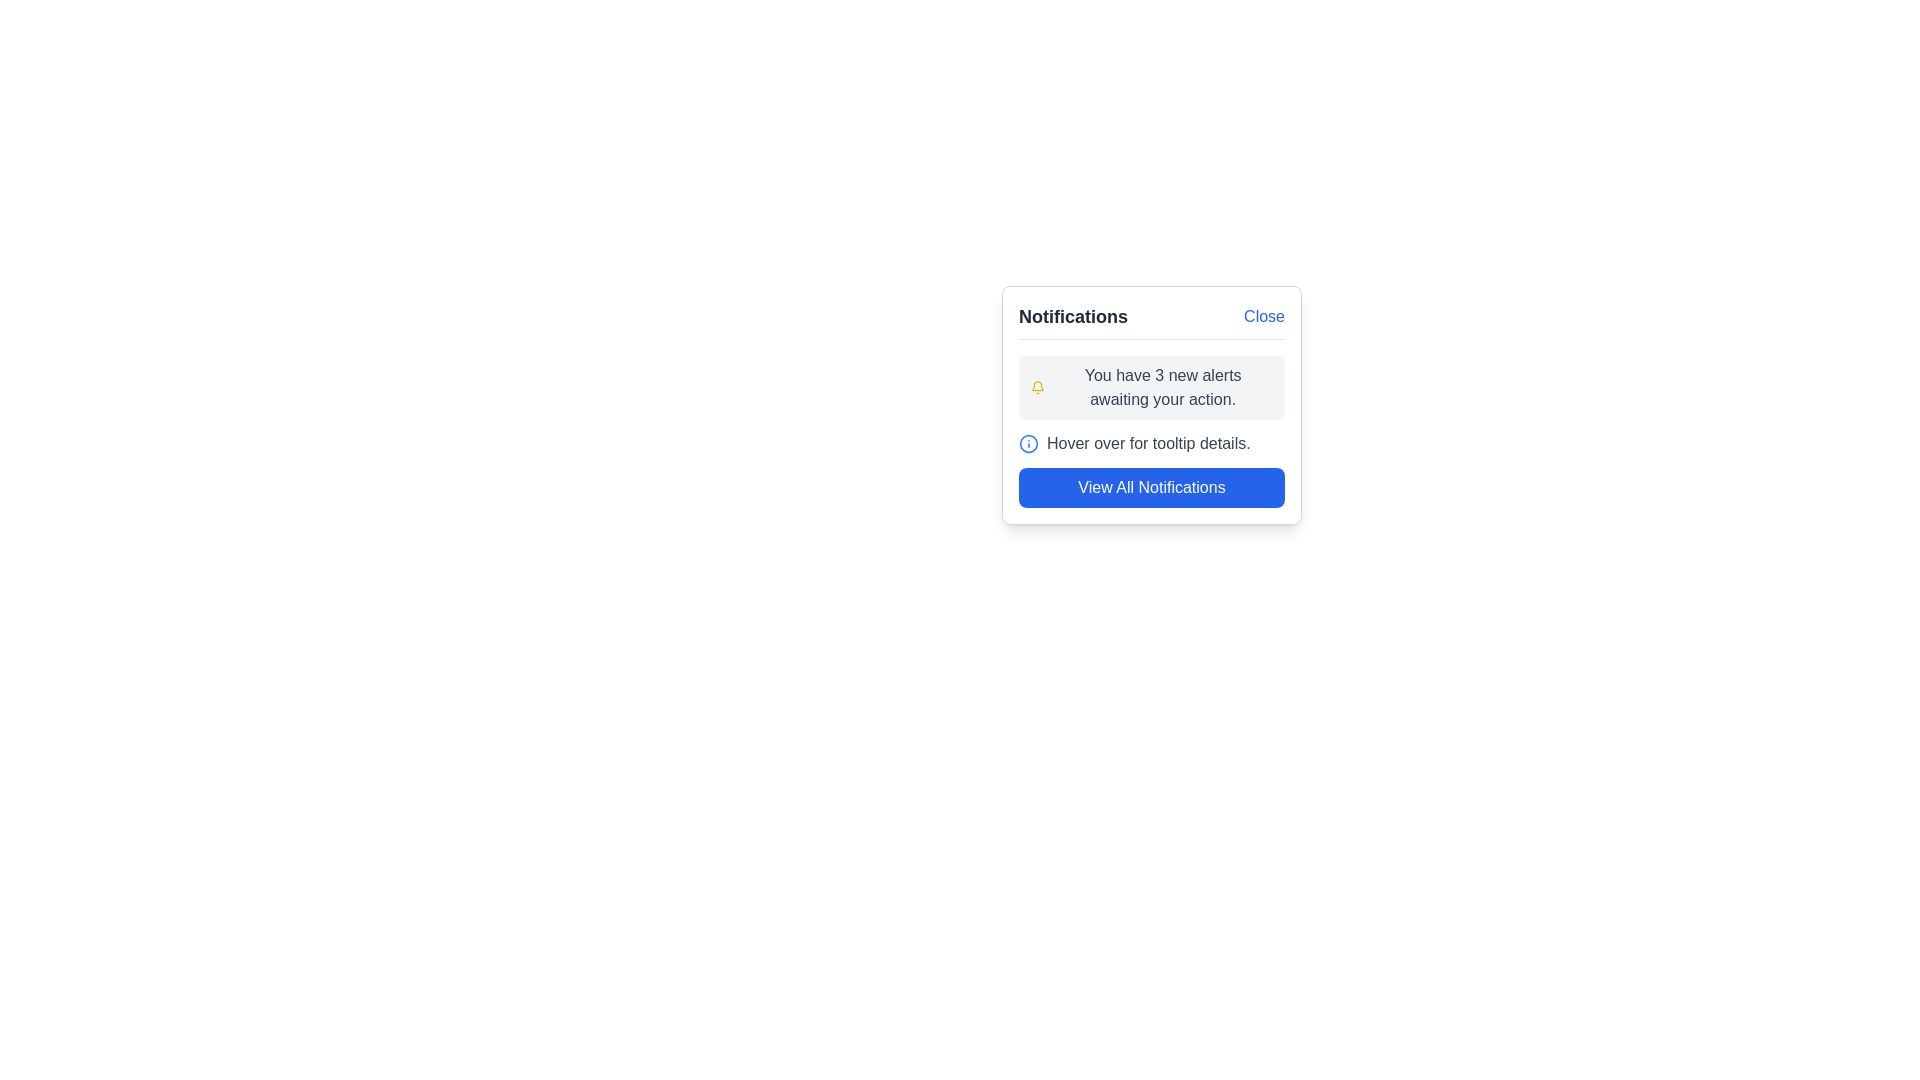 This screenshot has height=1080, width=1920. I want to click on the static text that provides instruction to guide the user, located beneath the 'You have 3 new alerts awaiting your action.' notification and above the 'View All Notifications' button, so click(1148, 442).